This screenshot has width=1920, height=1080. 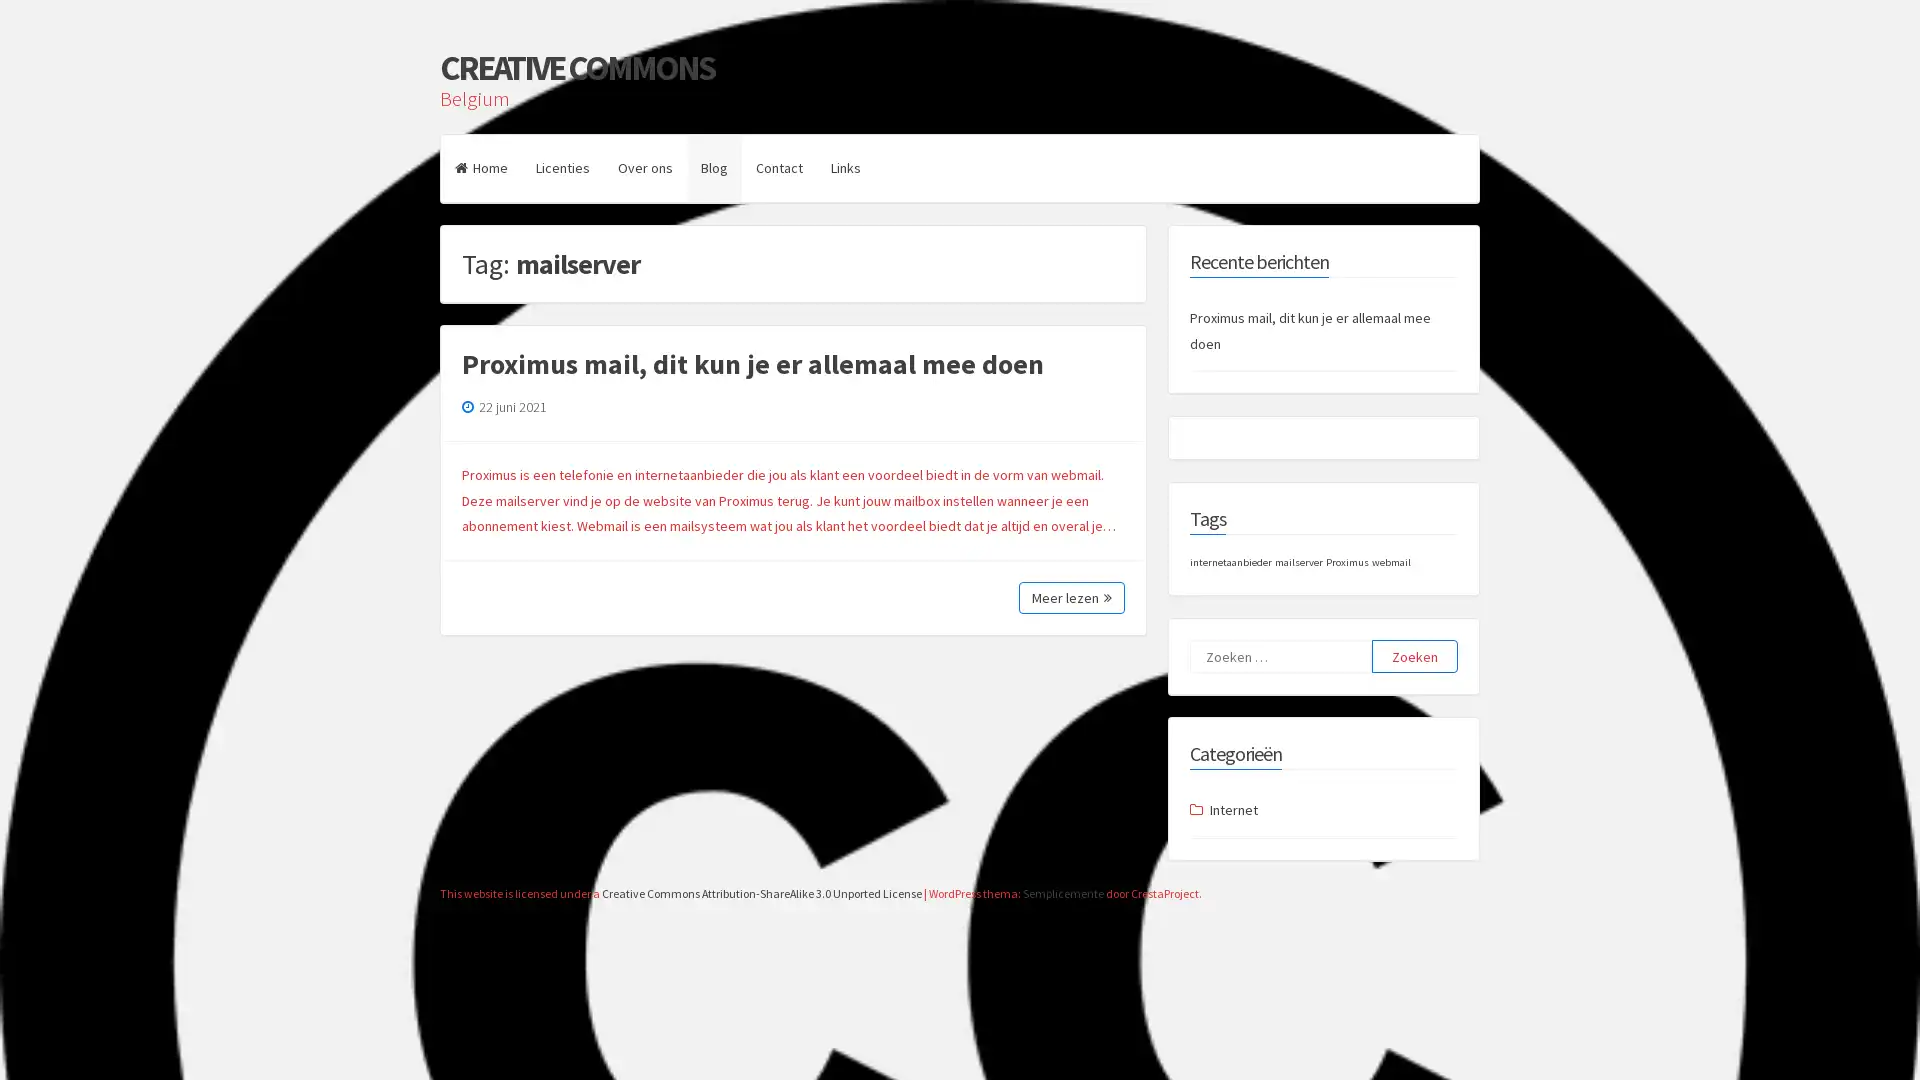 What do you see at coordinates (1414, 656) in the screenshot?
I see `Zoeken` at bounding box center [1414, 656].